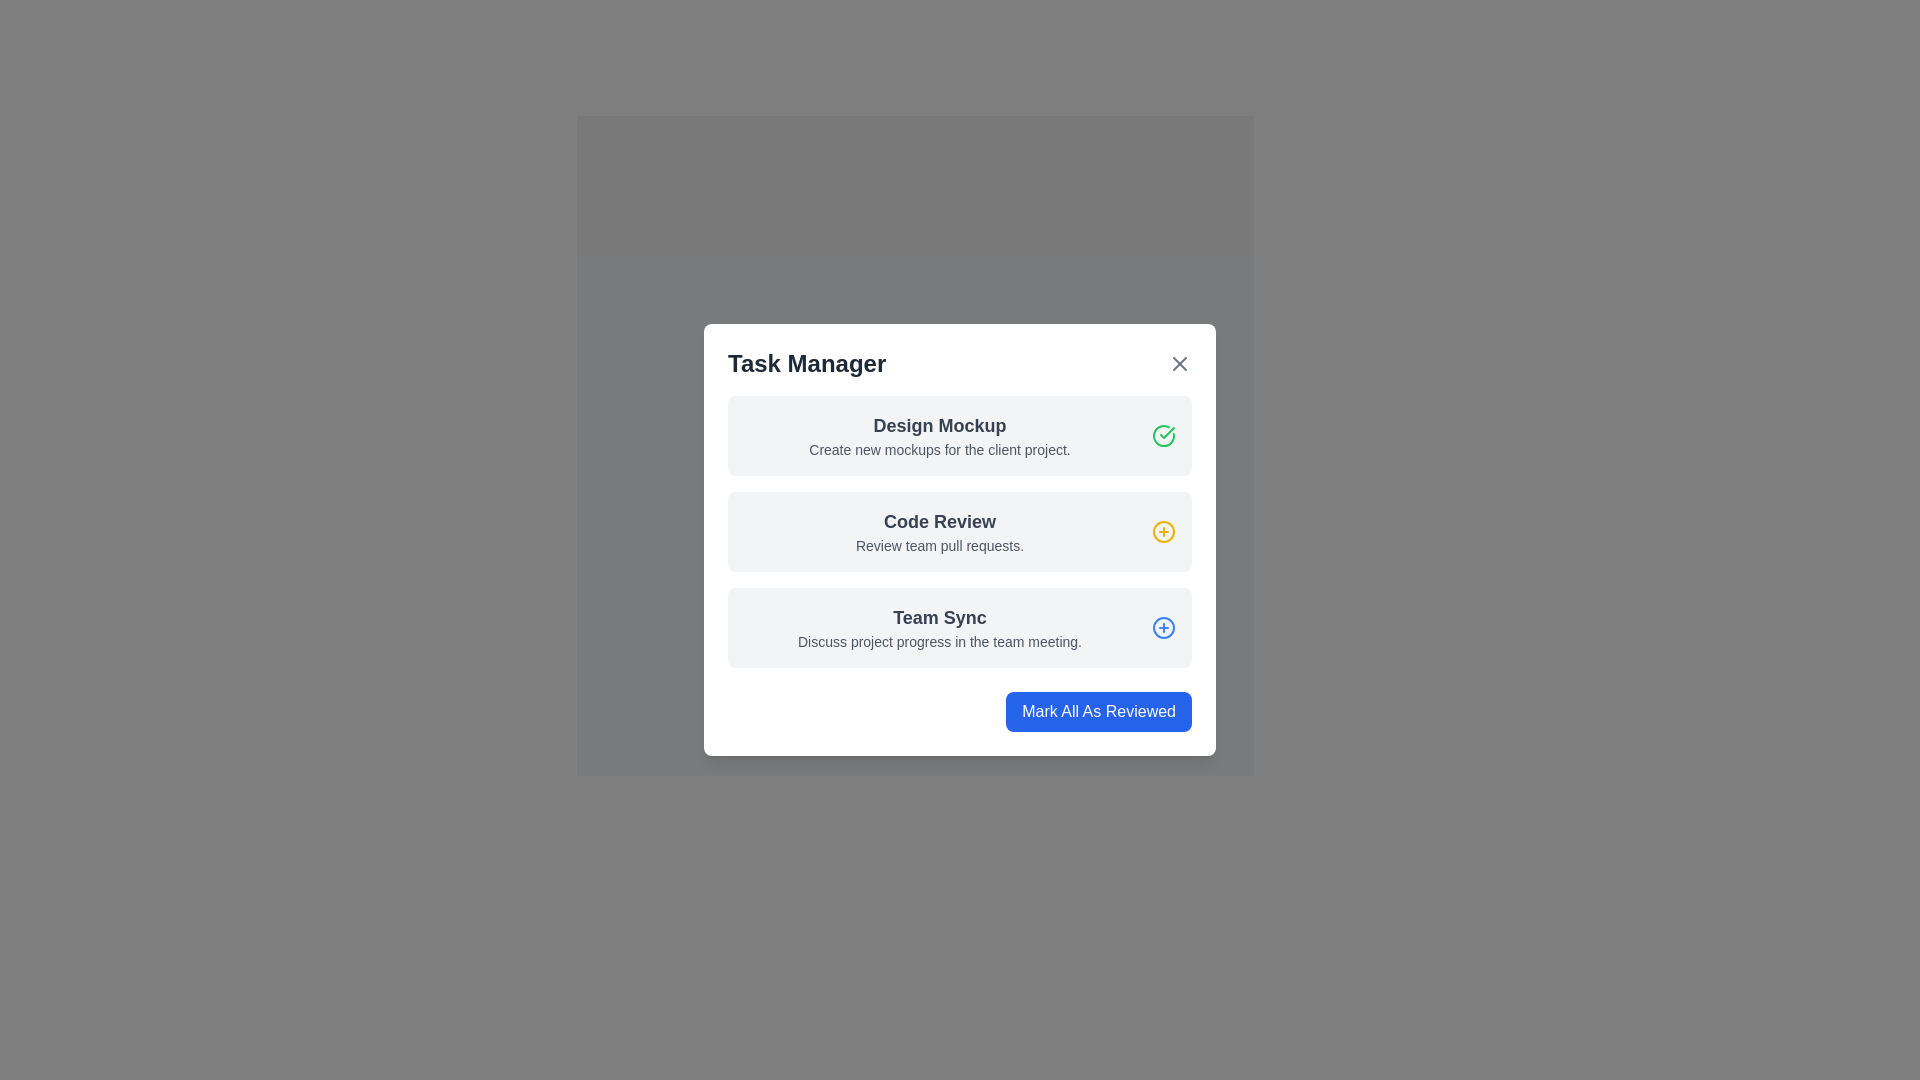 Image resolution: width=1920 pixels, height=1080 pixels. What do you see at coordinates (1163, 531) in the screenshot?
I see `the action button icon to add or expand an item associated with the 'Team Sync' task, which is located to the right of the 'Team Sync' label` at bounding box center [1163, 531].